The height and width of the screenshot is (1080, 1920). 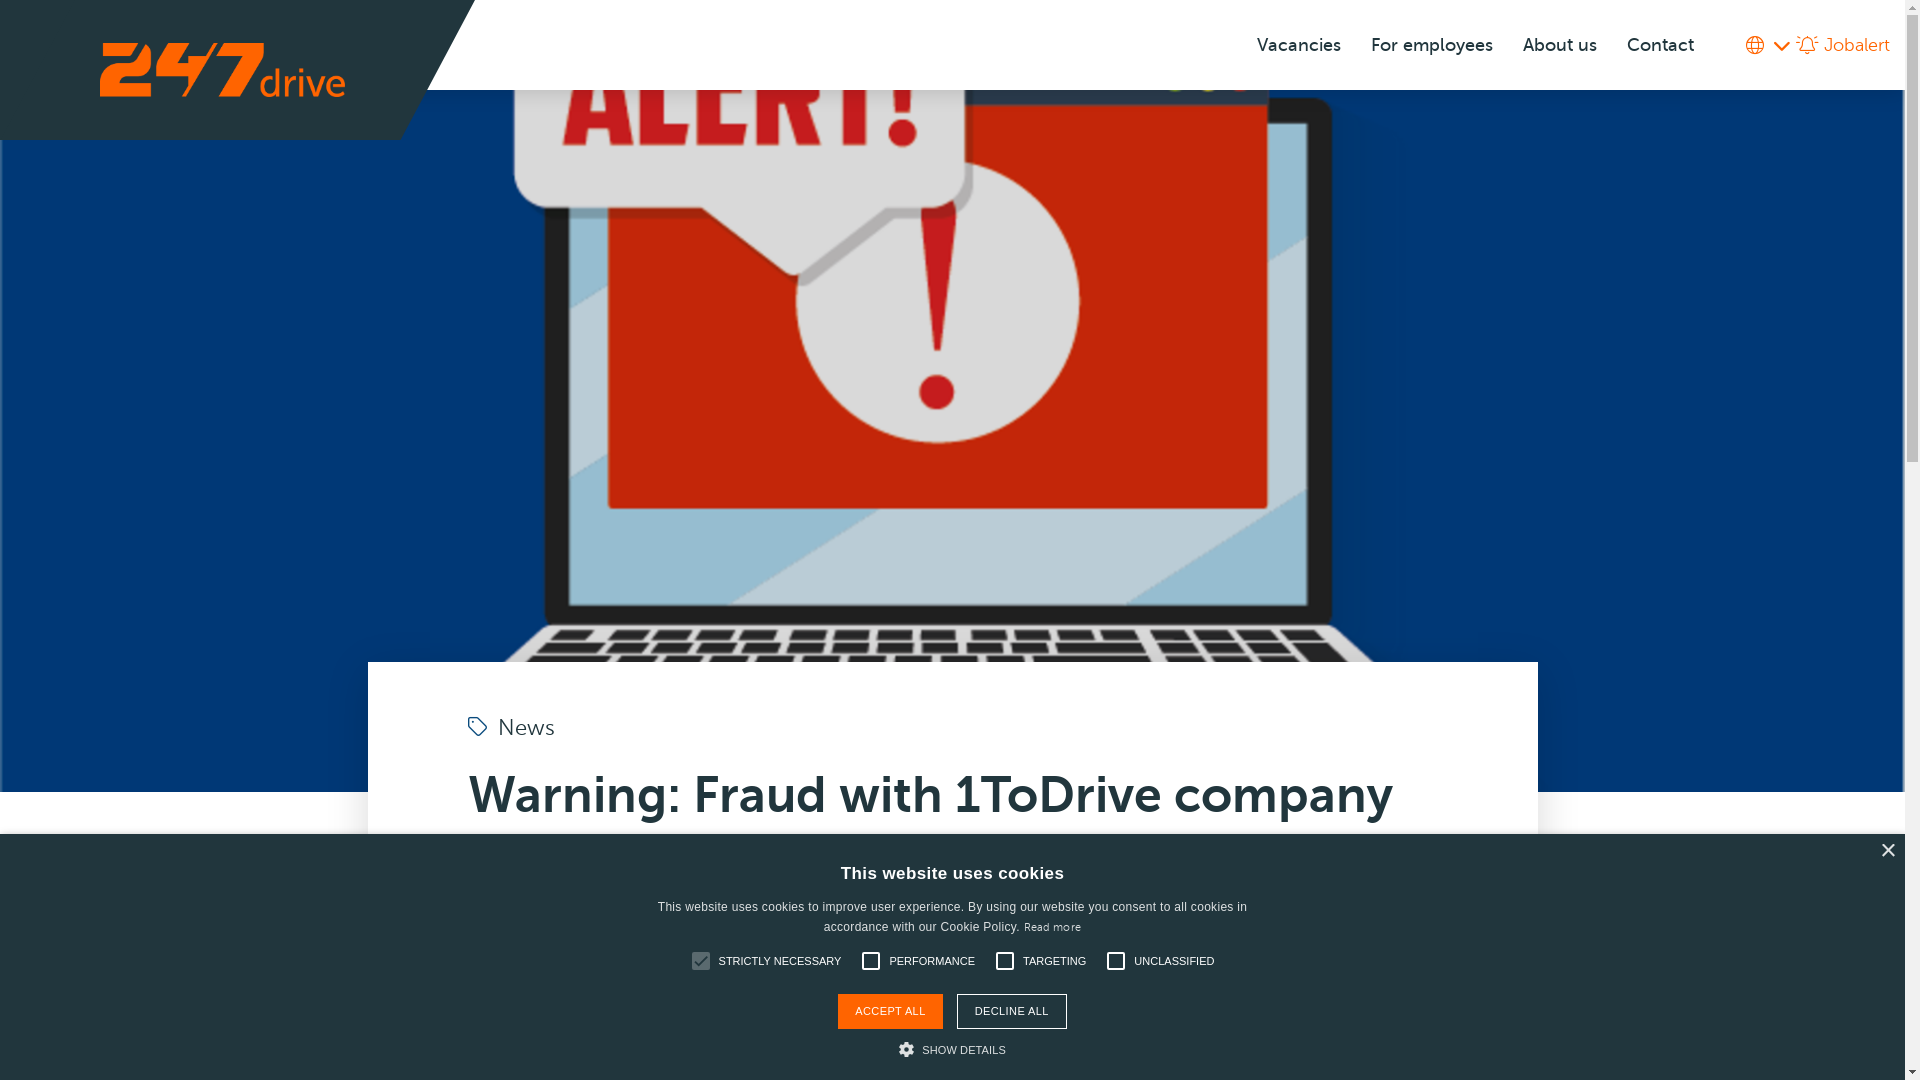 I want to click on 'Contact', so click(x=1612, y=45).